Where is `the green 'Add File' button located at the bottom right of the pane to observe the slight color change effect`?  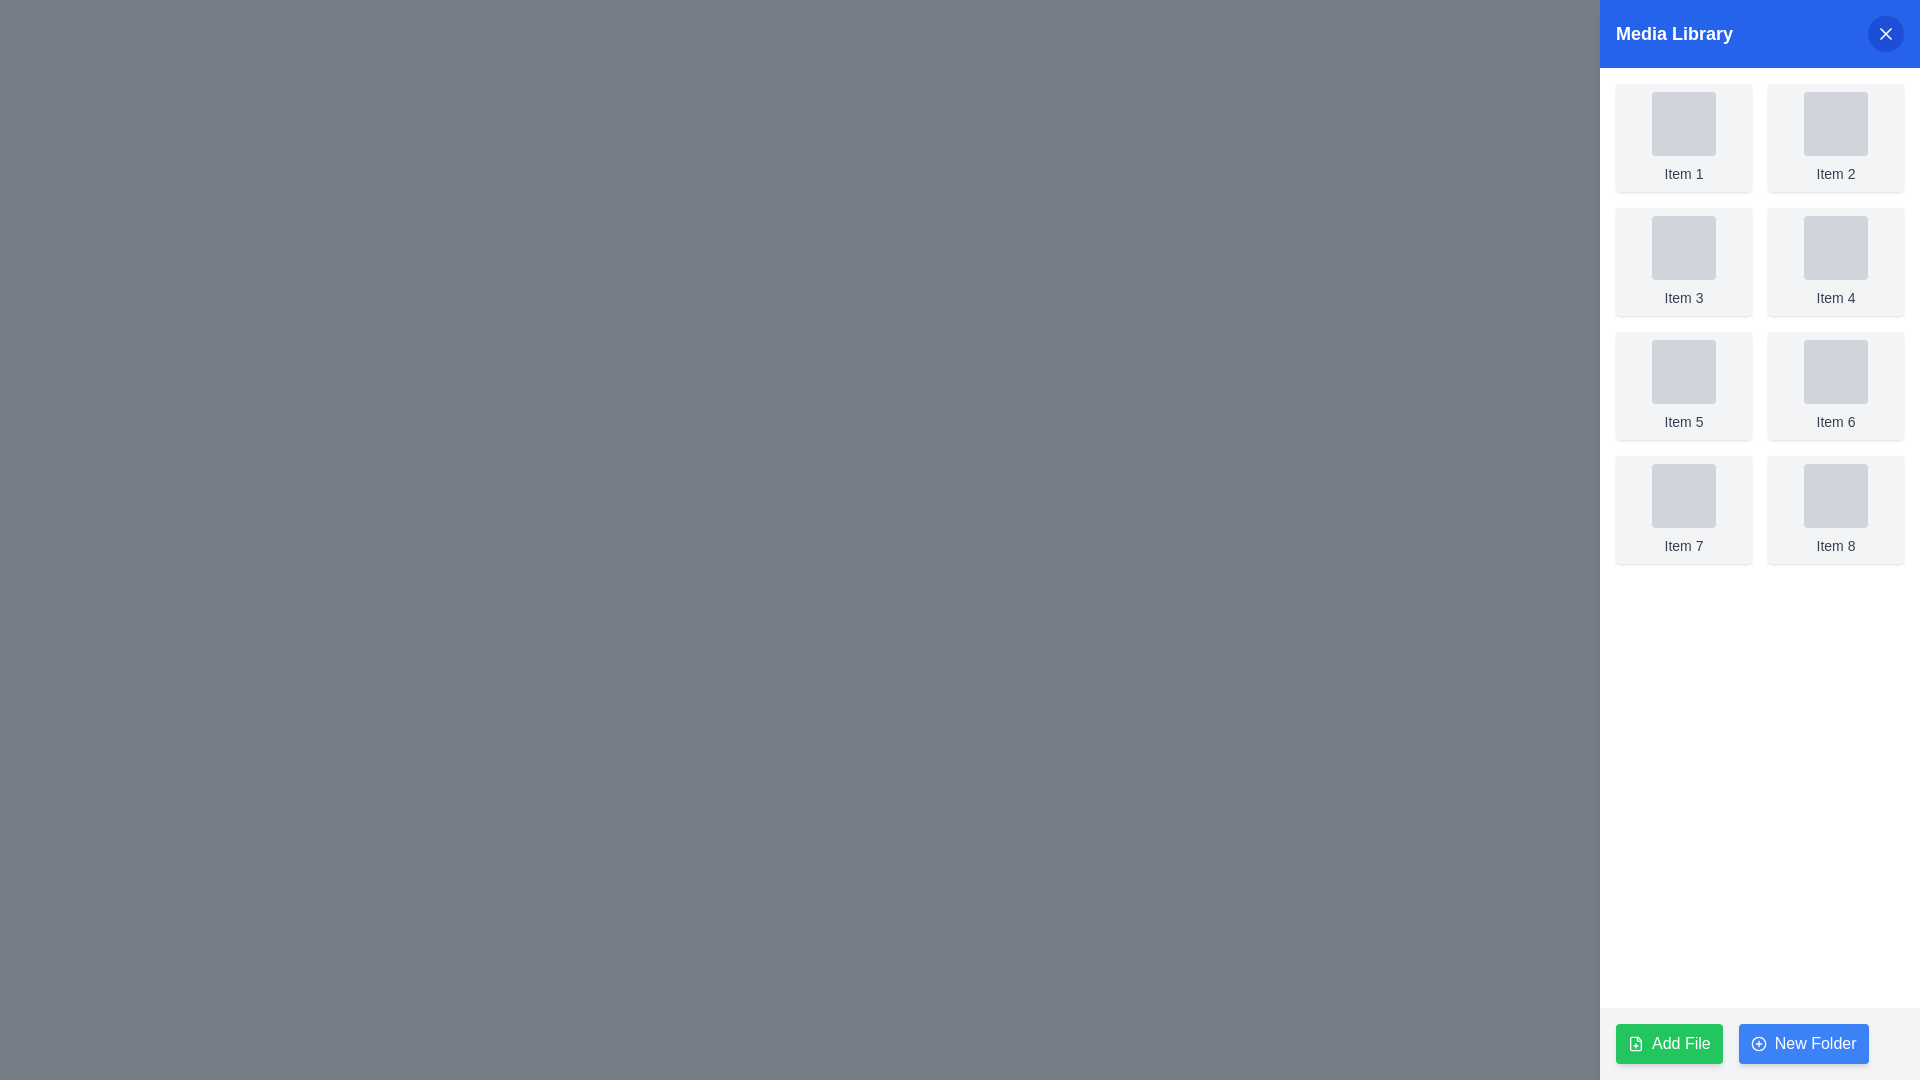
the green 'Add File' button located at the bottom right of the pane to observe the slight color change effect is located at coordinates (1669, 1043).